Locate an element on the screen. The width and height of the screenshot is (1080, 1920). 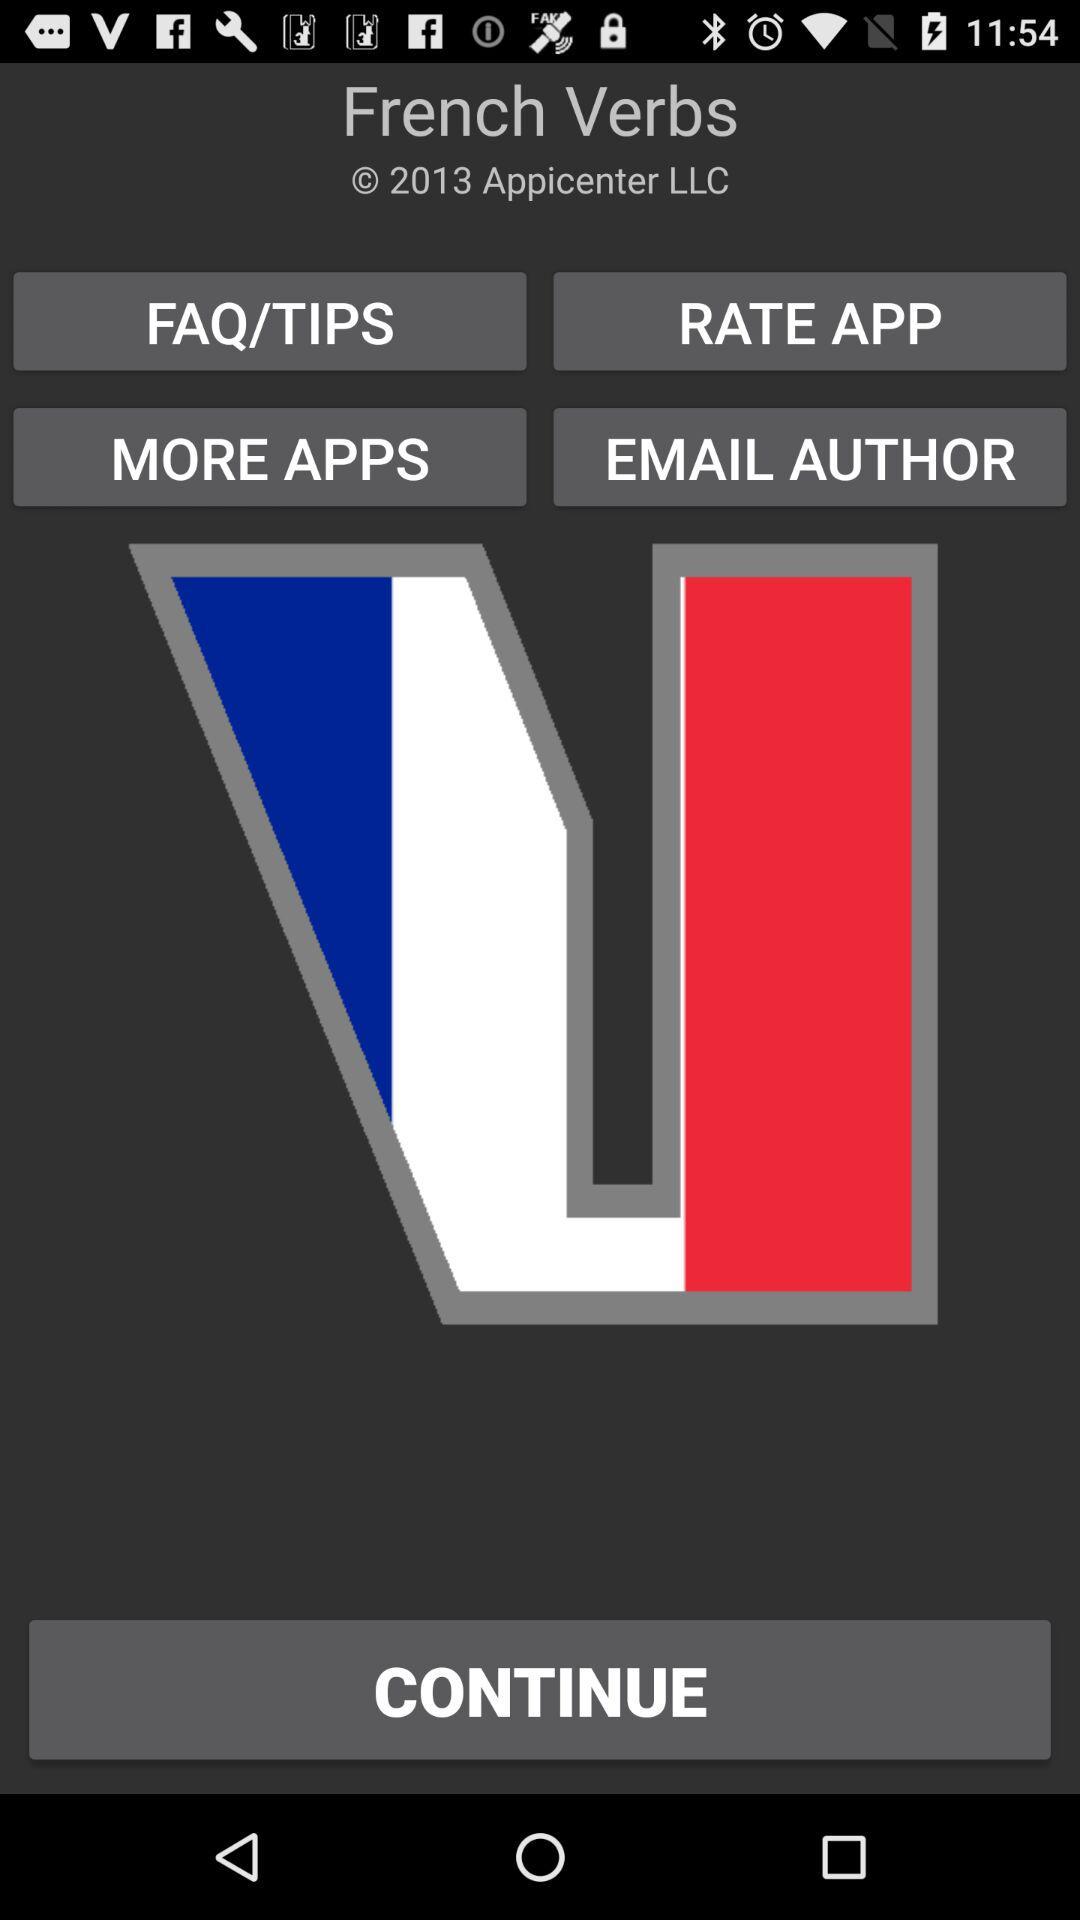
button to the left of the rate app item is located at coordinates (270, 321).